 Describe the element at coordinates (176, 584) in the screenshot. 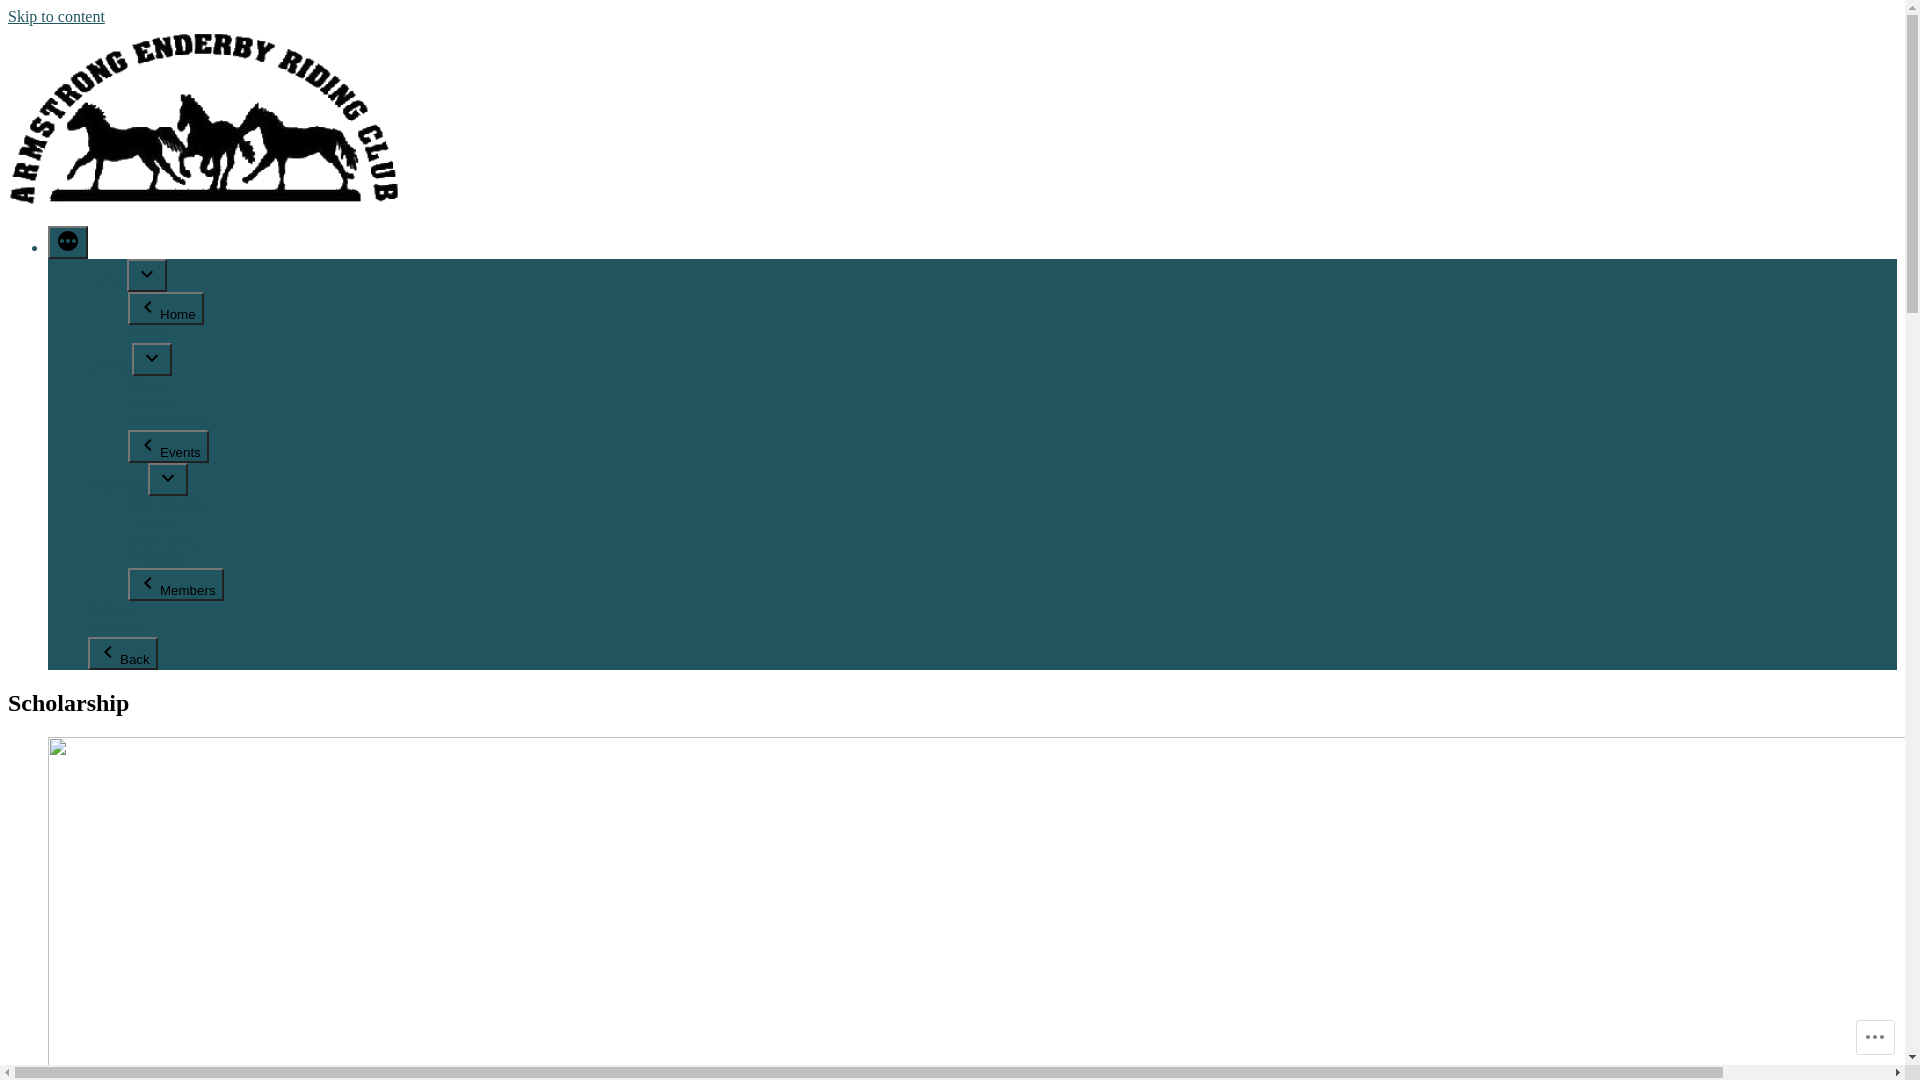

I see `'Members'` at that location.